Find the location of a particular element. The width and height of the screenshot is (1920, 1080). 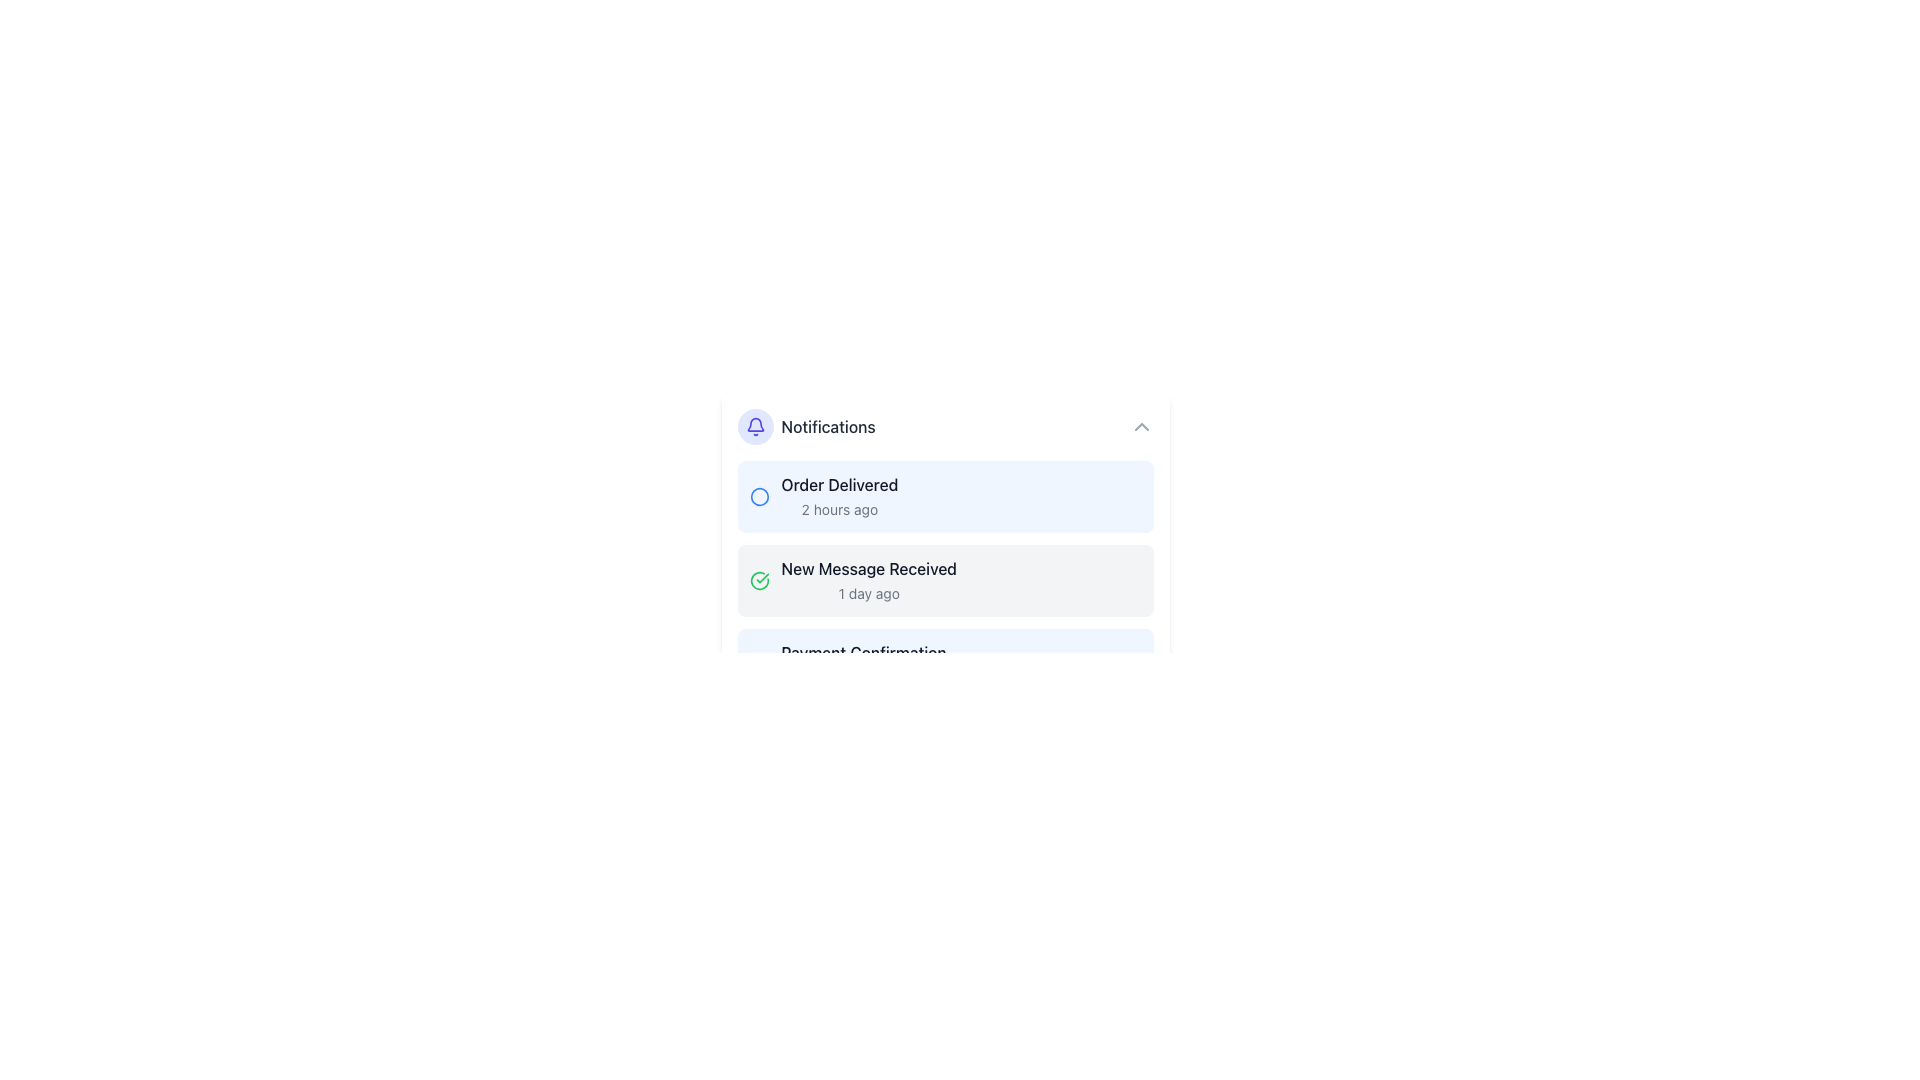

the second notification item in the notifications list is located at coordinates (869, 581).